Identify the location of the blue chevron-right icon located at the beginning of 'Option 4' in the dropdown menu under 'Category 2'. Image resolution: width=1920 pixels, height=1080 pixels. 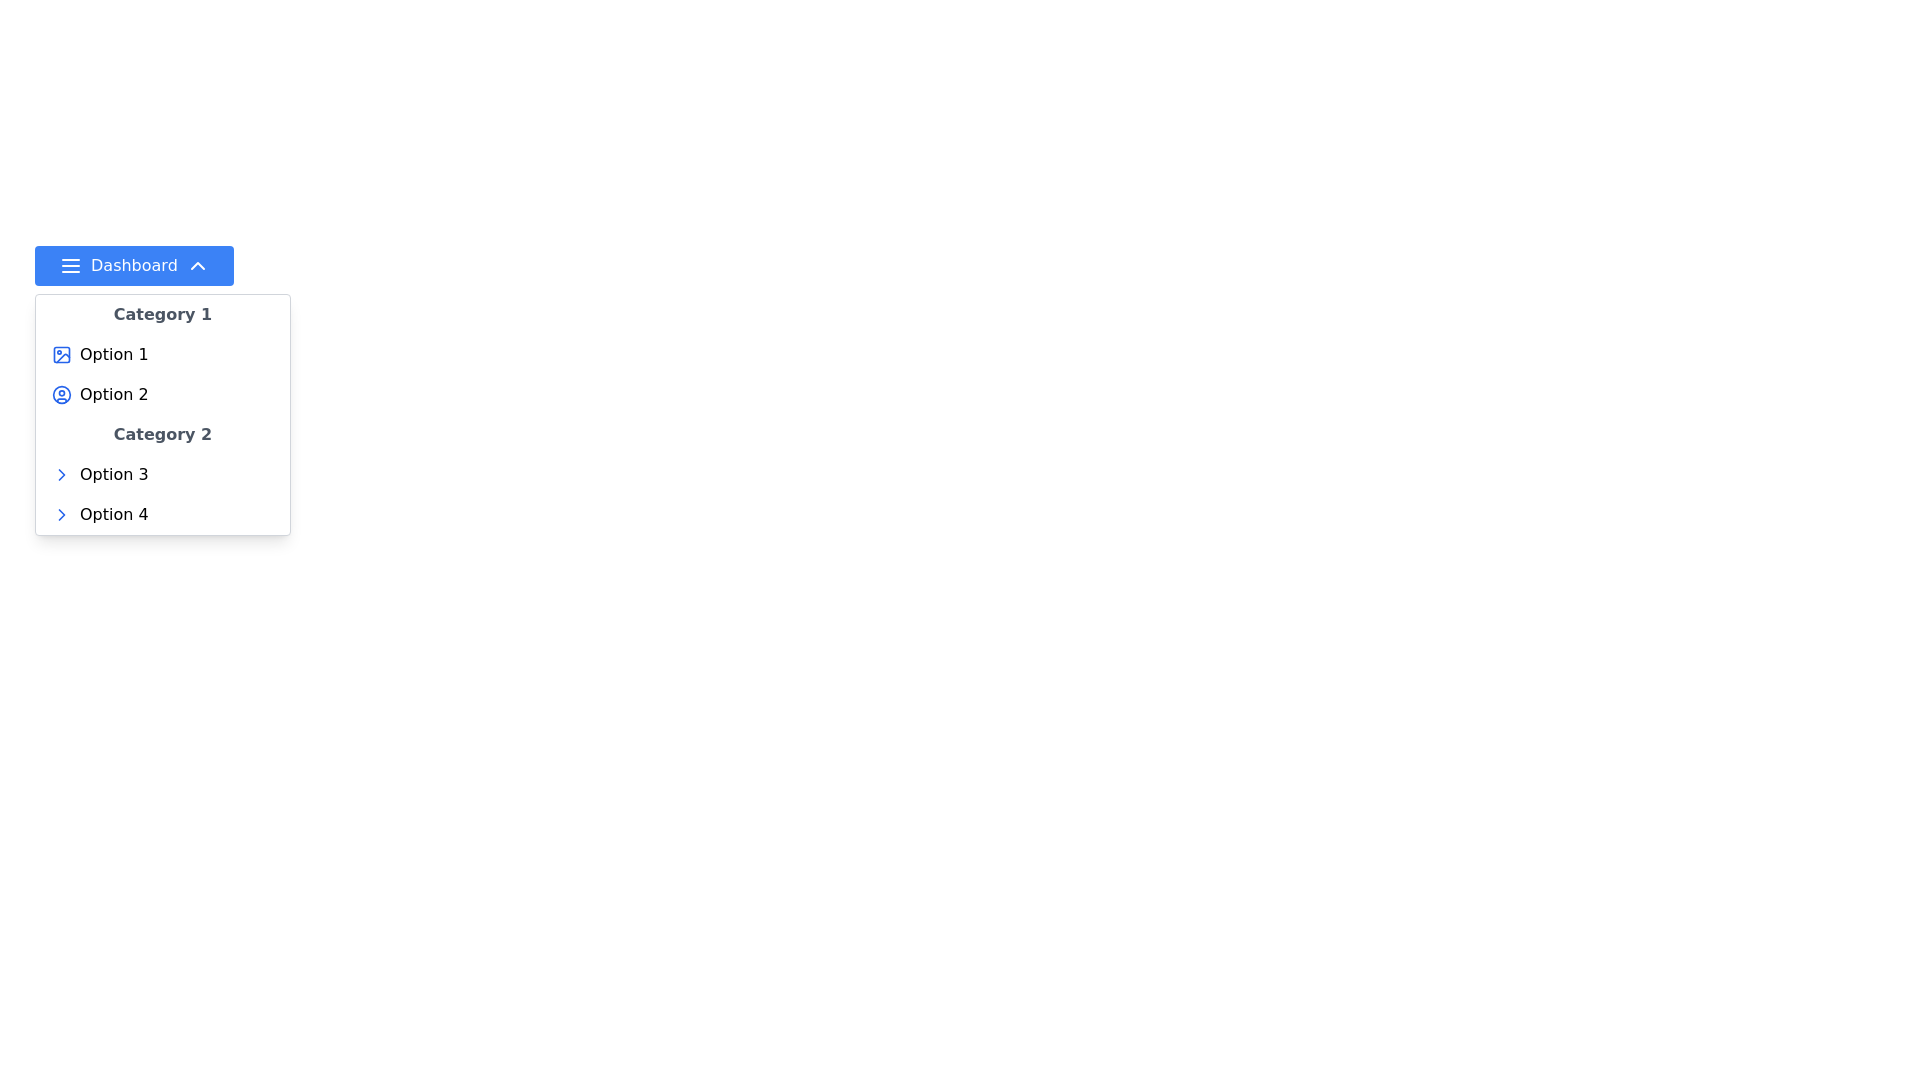
(62, 514).